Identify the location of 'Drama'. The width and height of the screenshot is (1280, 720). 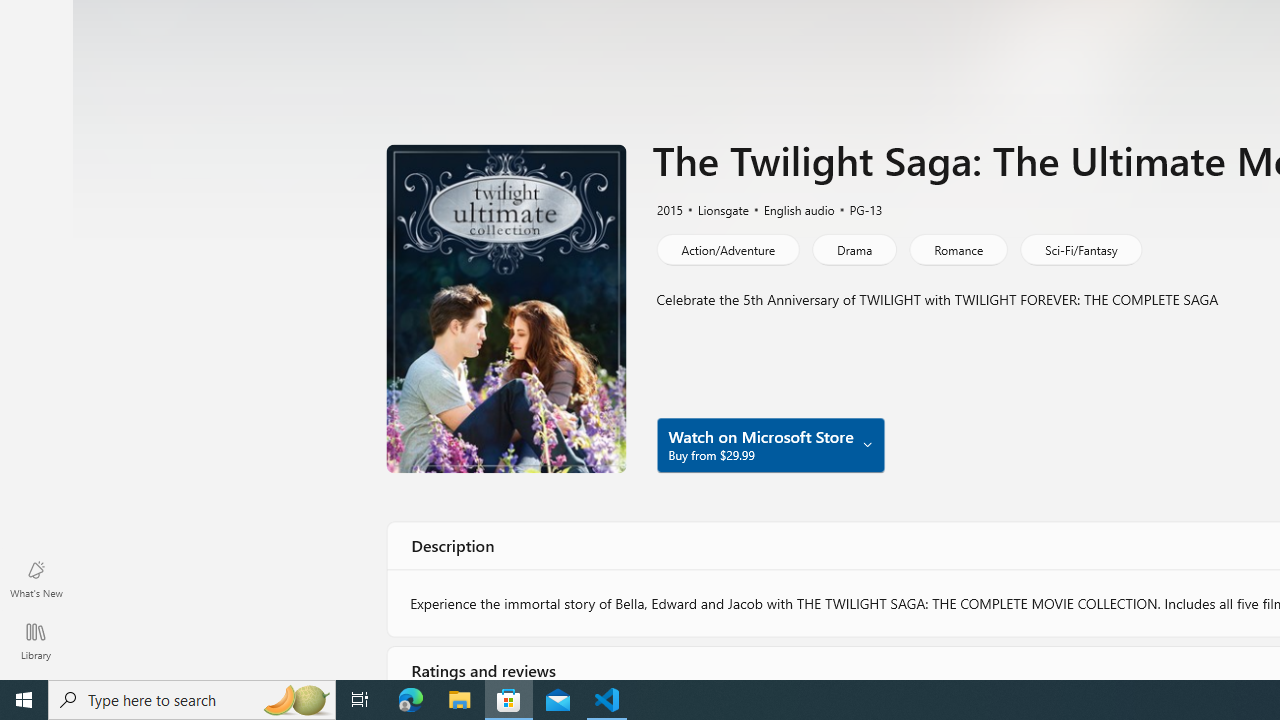
(854, 248).